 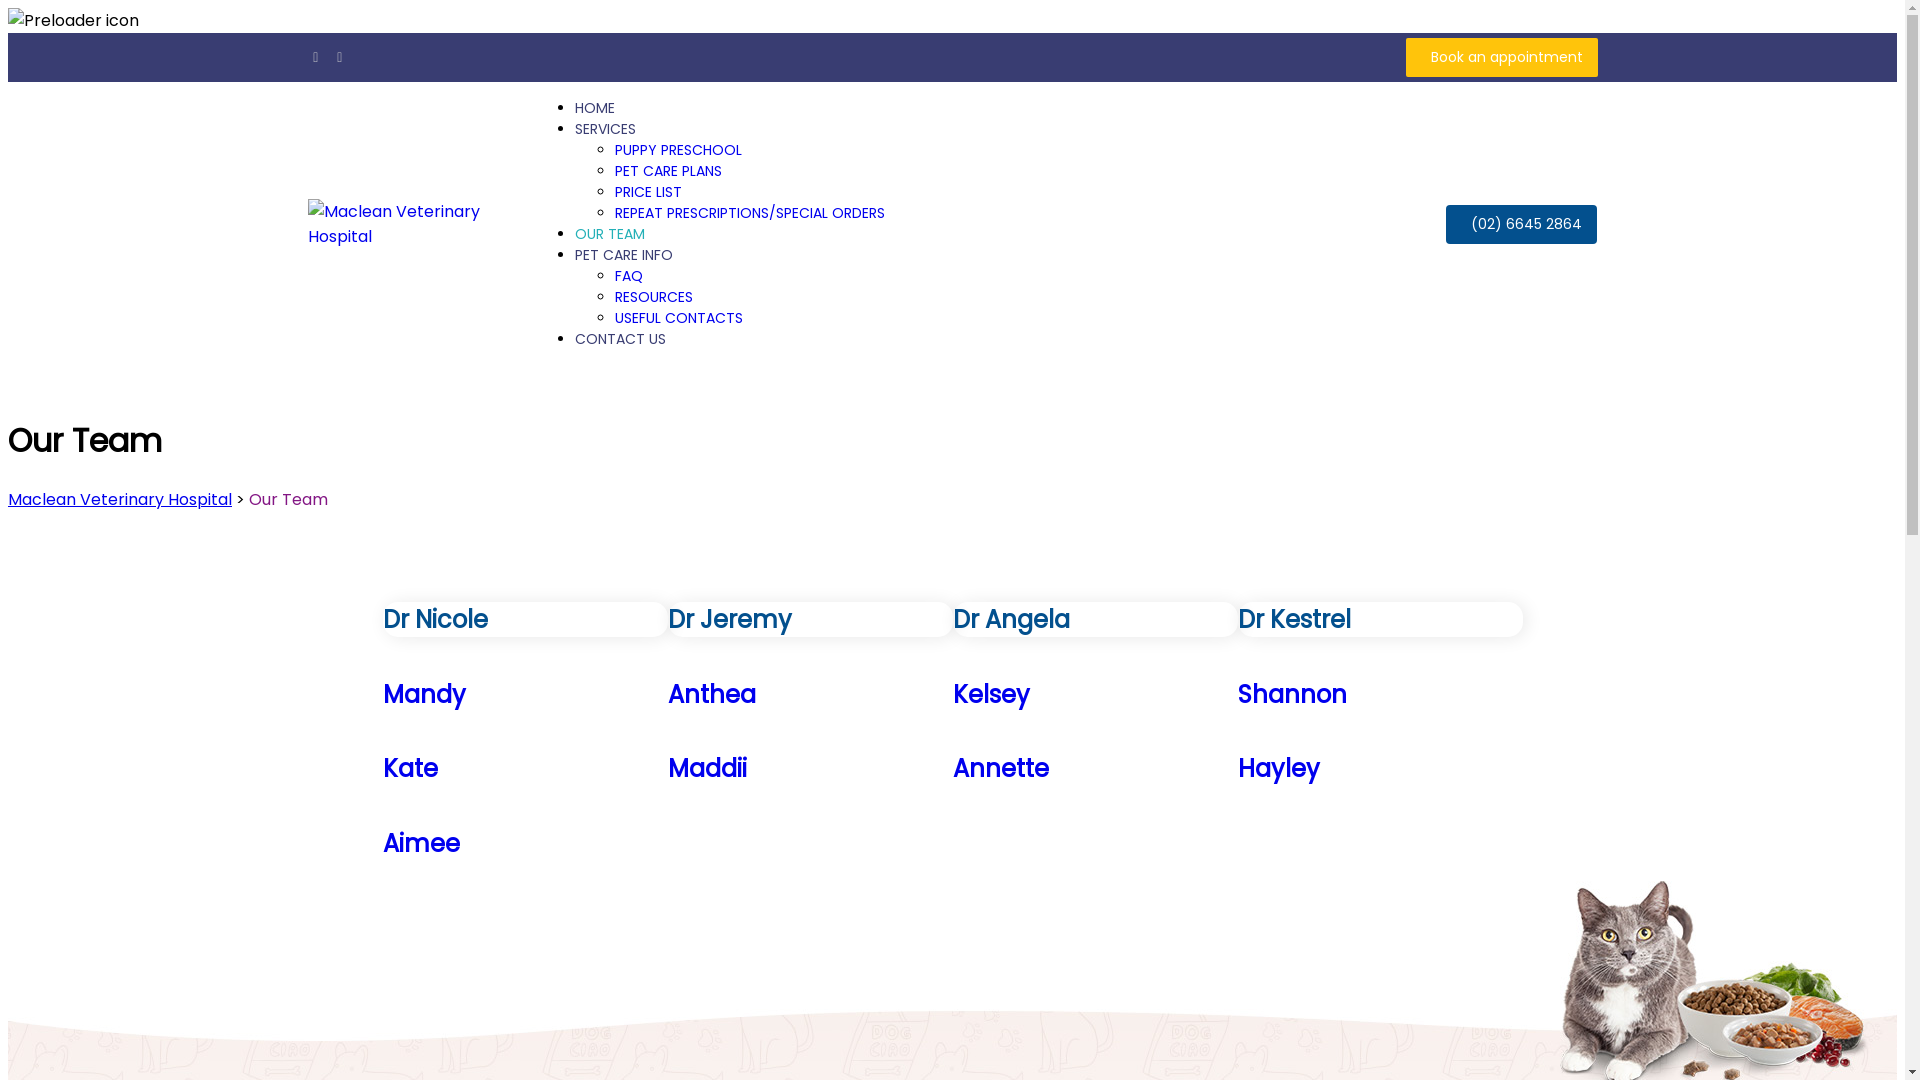 I want to click on 'PUPPY PRESCHOOL', so click(x=678, y=149).